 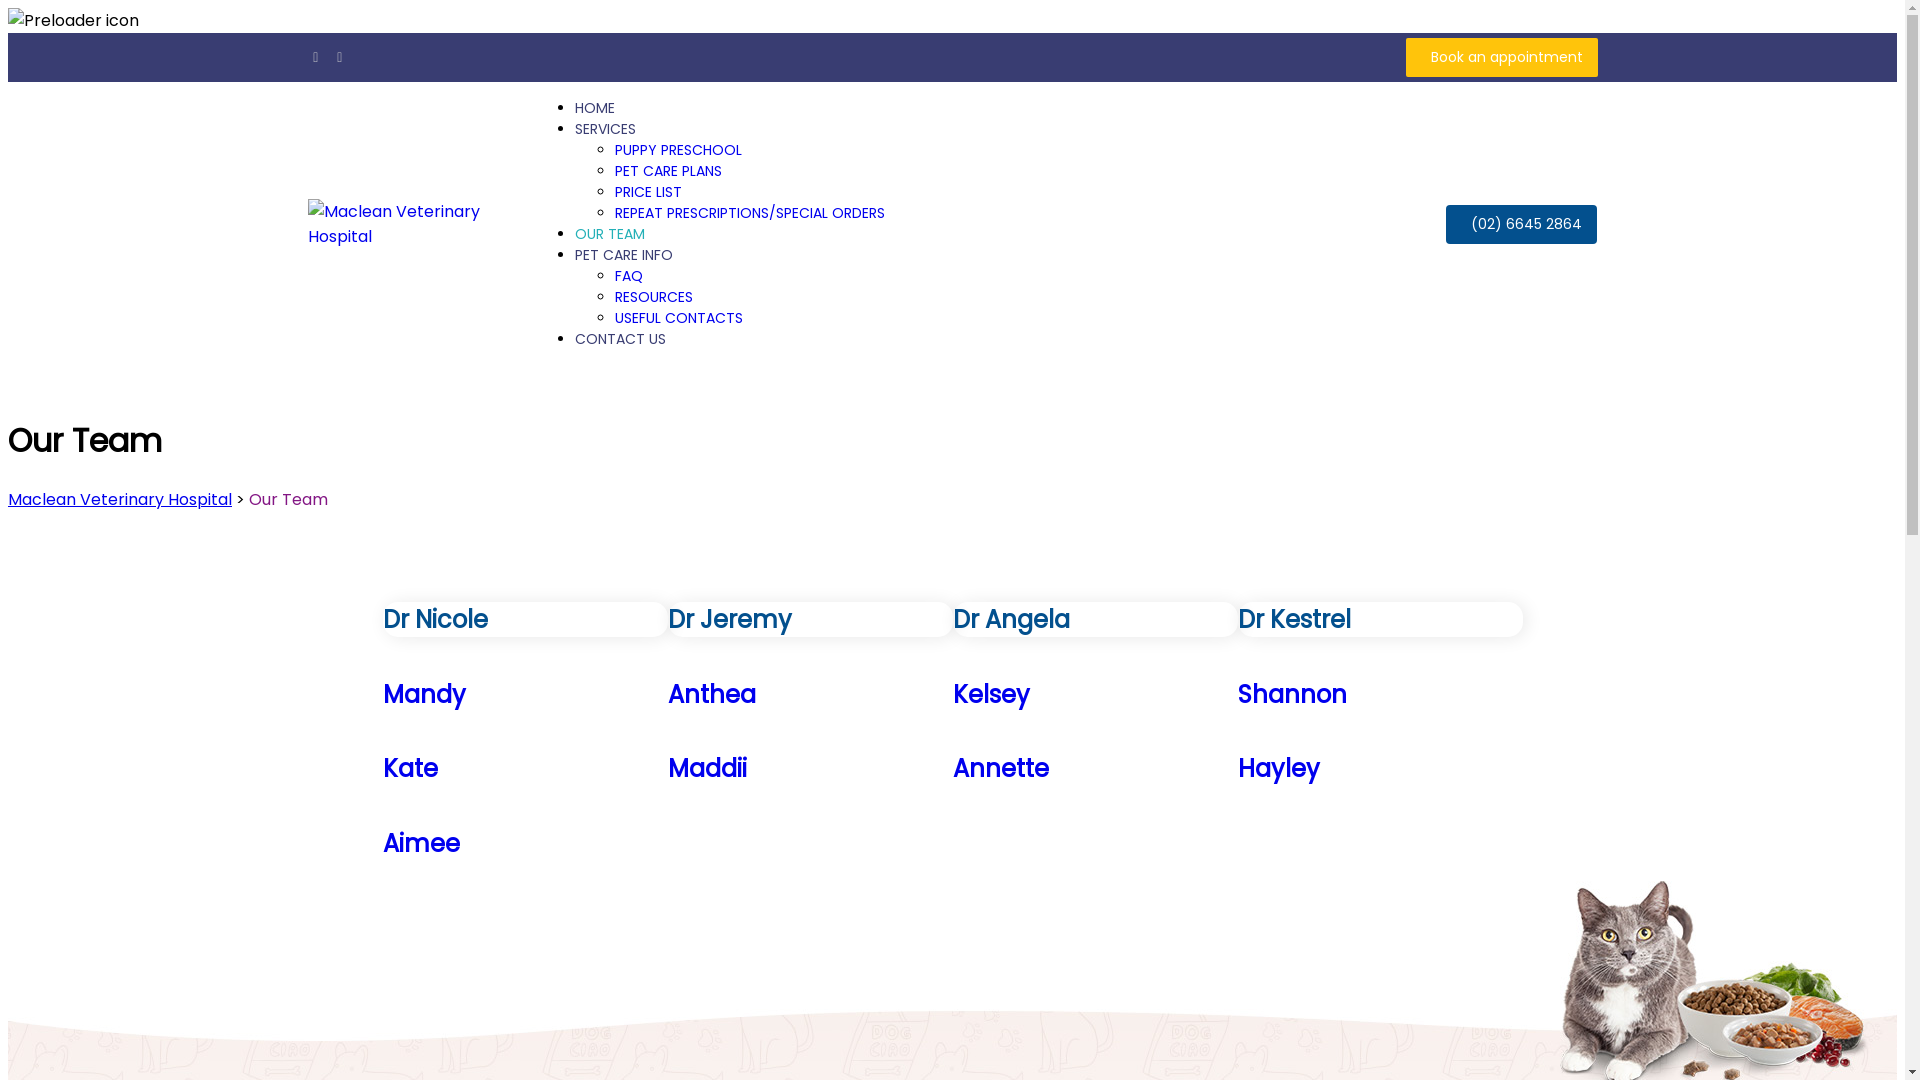 I want to click on 'PUPPY PRESCHOOL', so click(x=678, y=149).